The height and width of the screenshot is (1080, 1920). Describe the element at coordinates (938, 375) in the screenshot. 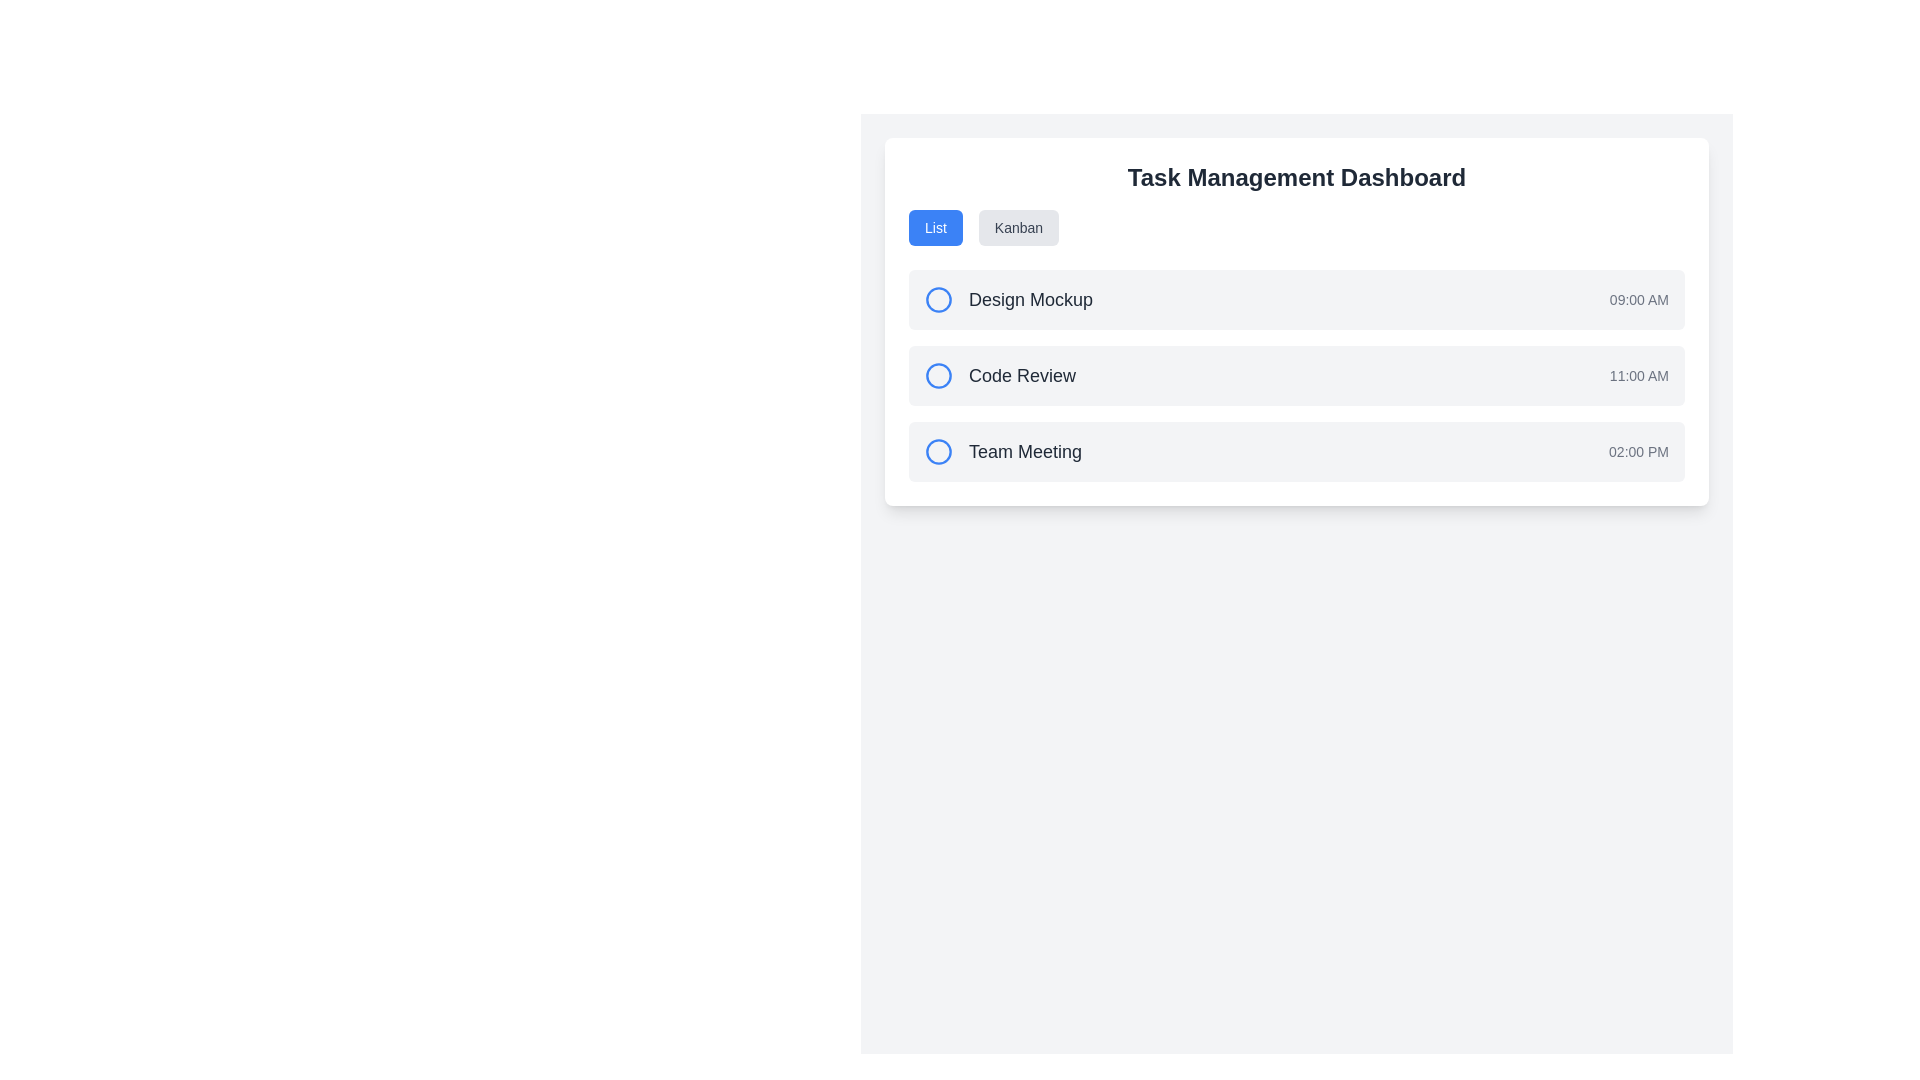

I see `the circular icon located to the immediate left of the text 'Code Review' in the second row of the task management interface` at that location.